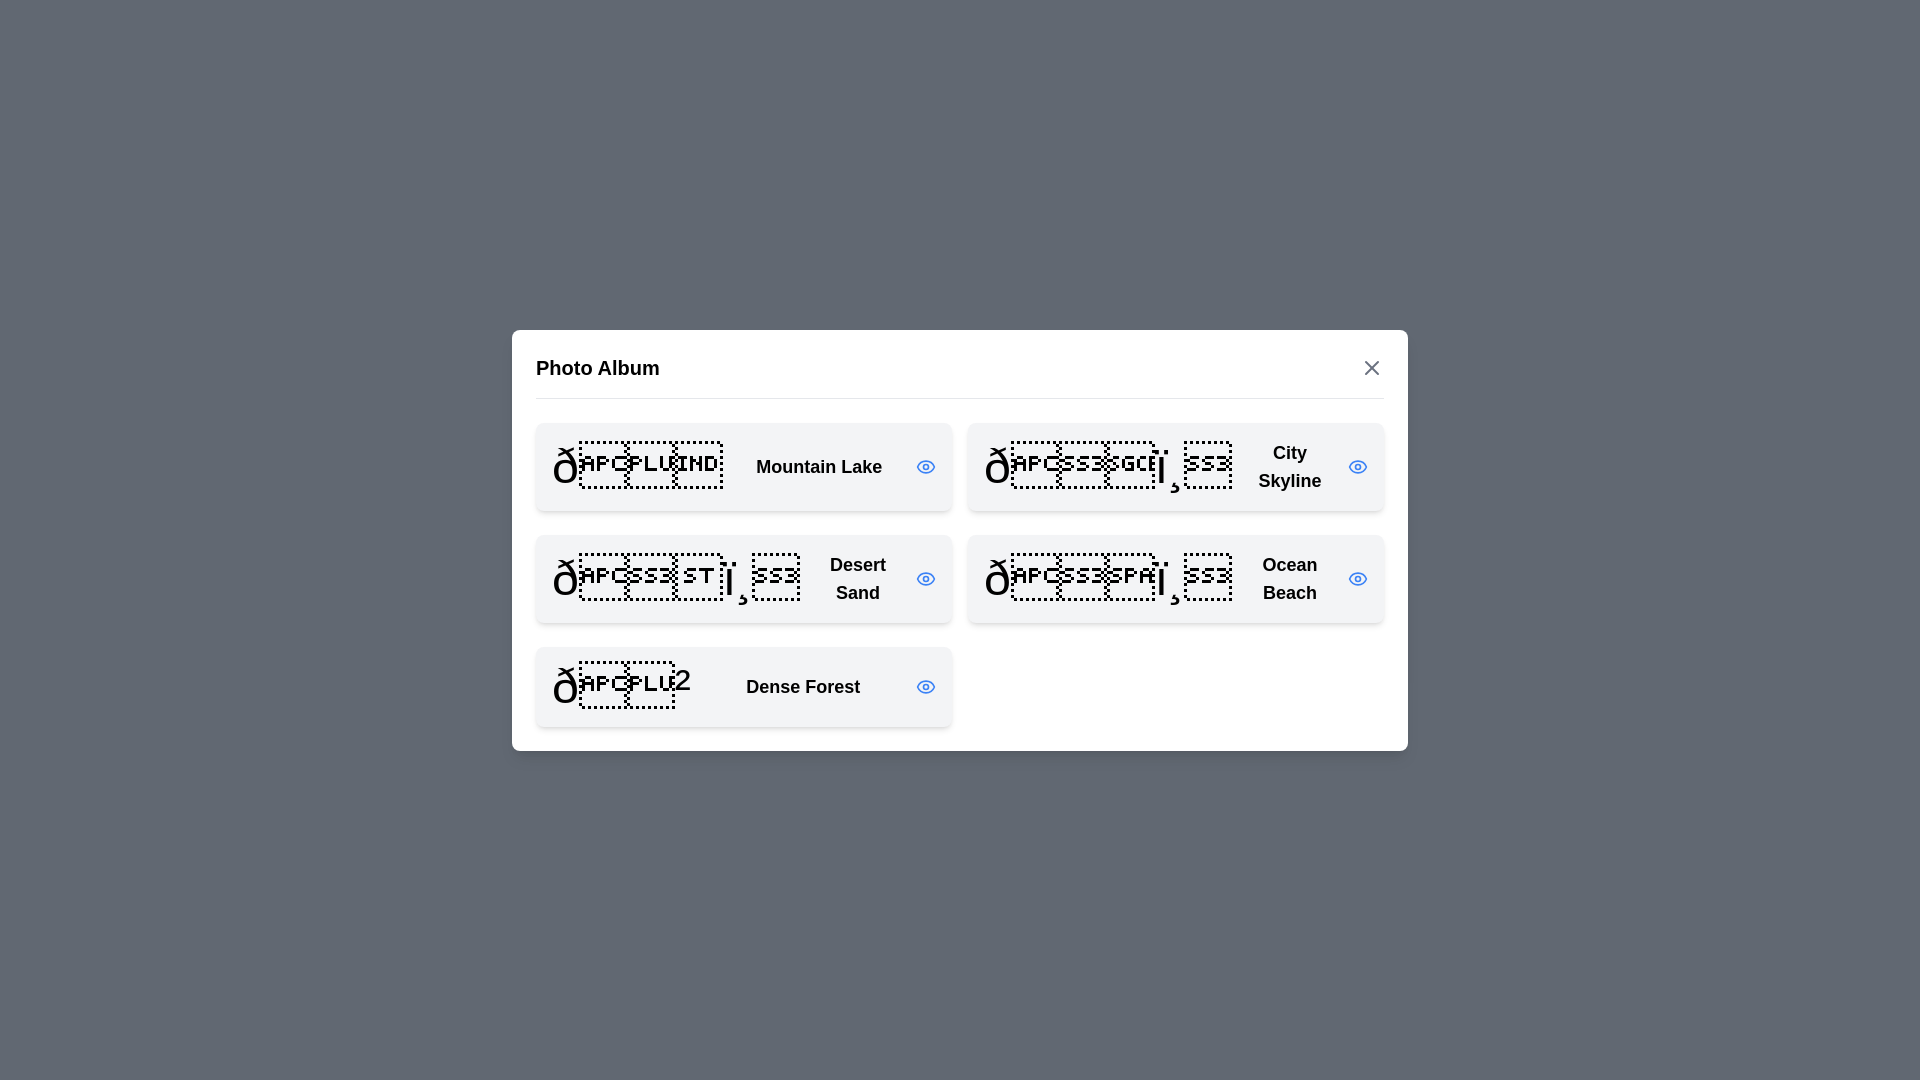  What do you see at coordinates (743, 466) in the screenshot?
I see `the photo titled Mountain Lake from the list` at bounding box center [743, 466].